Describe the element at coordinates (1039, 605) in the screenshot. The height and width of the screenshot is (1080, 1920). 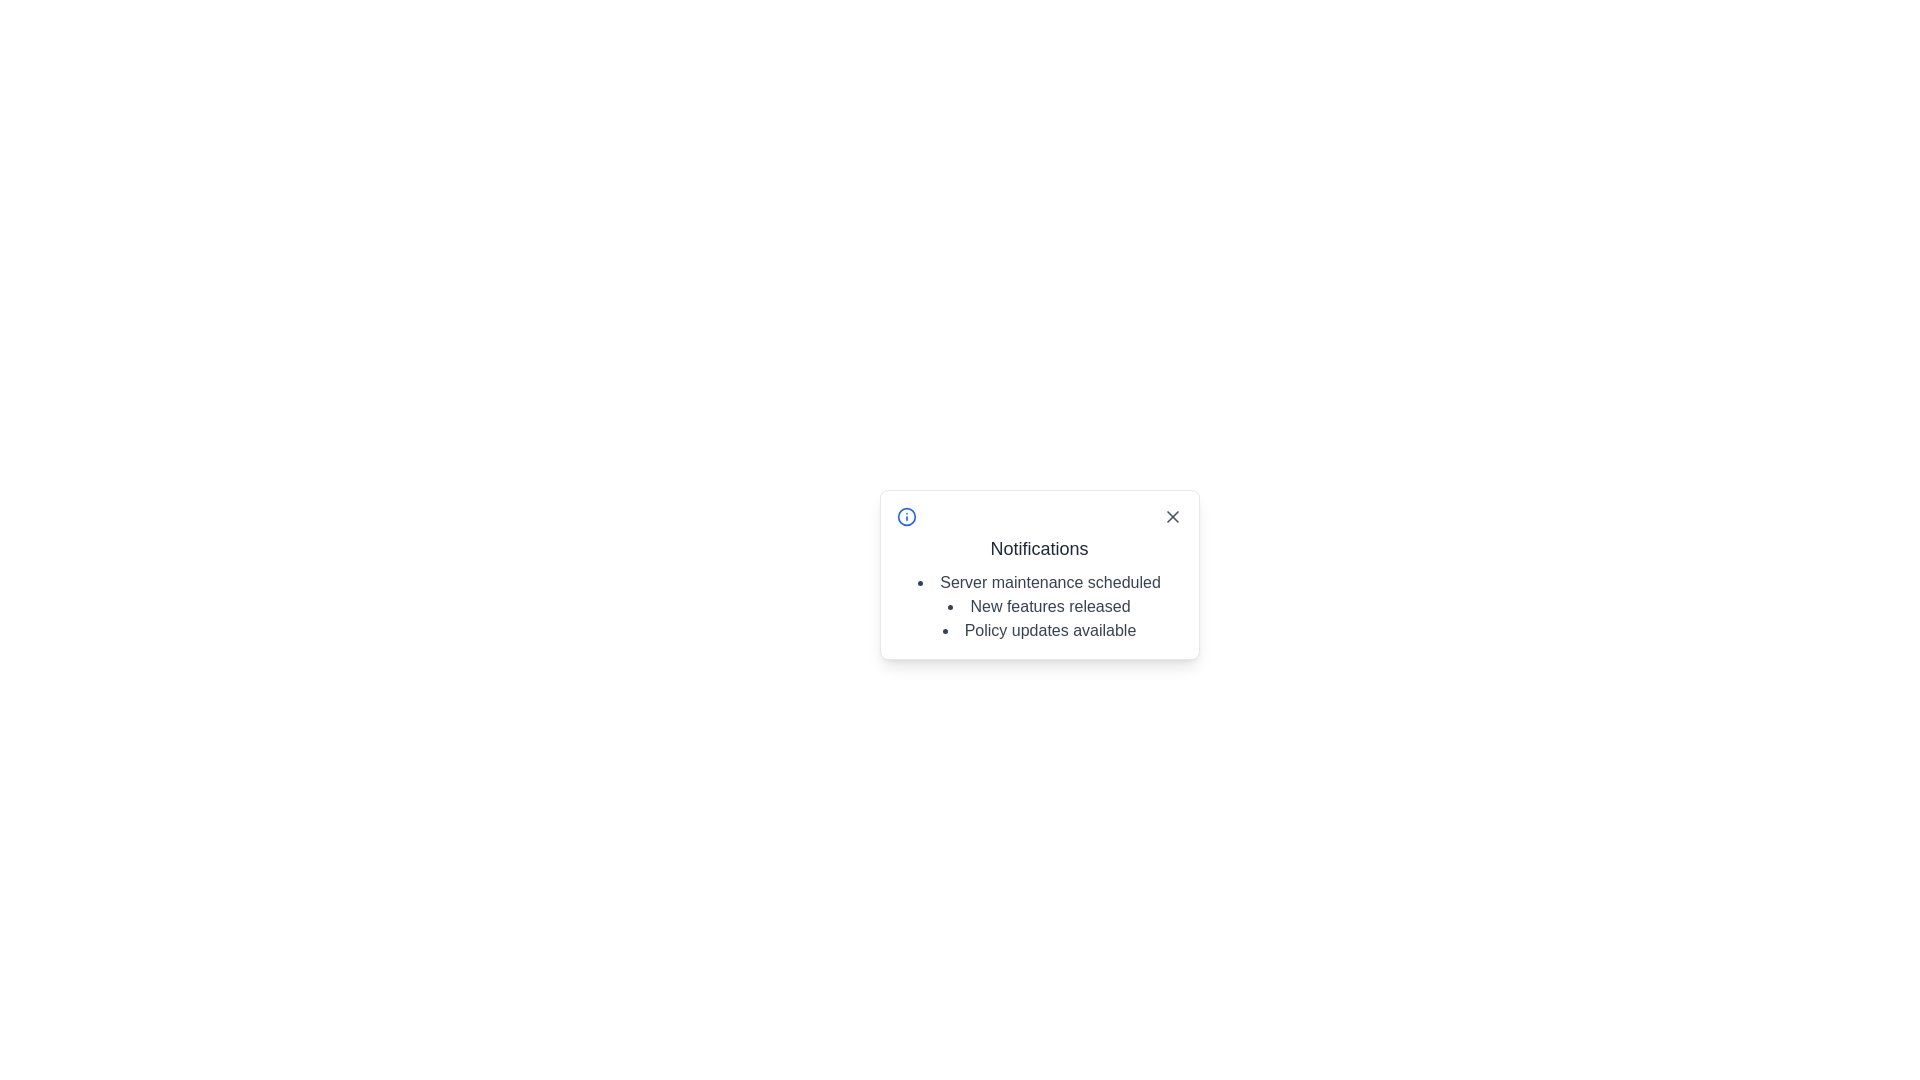
I see `the second item in the vertical bulleted list of notifications in the popup panel labeled 'Notifications', which displays information about newly released features` at that location.